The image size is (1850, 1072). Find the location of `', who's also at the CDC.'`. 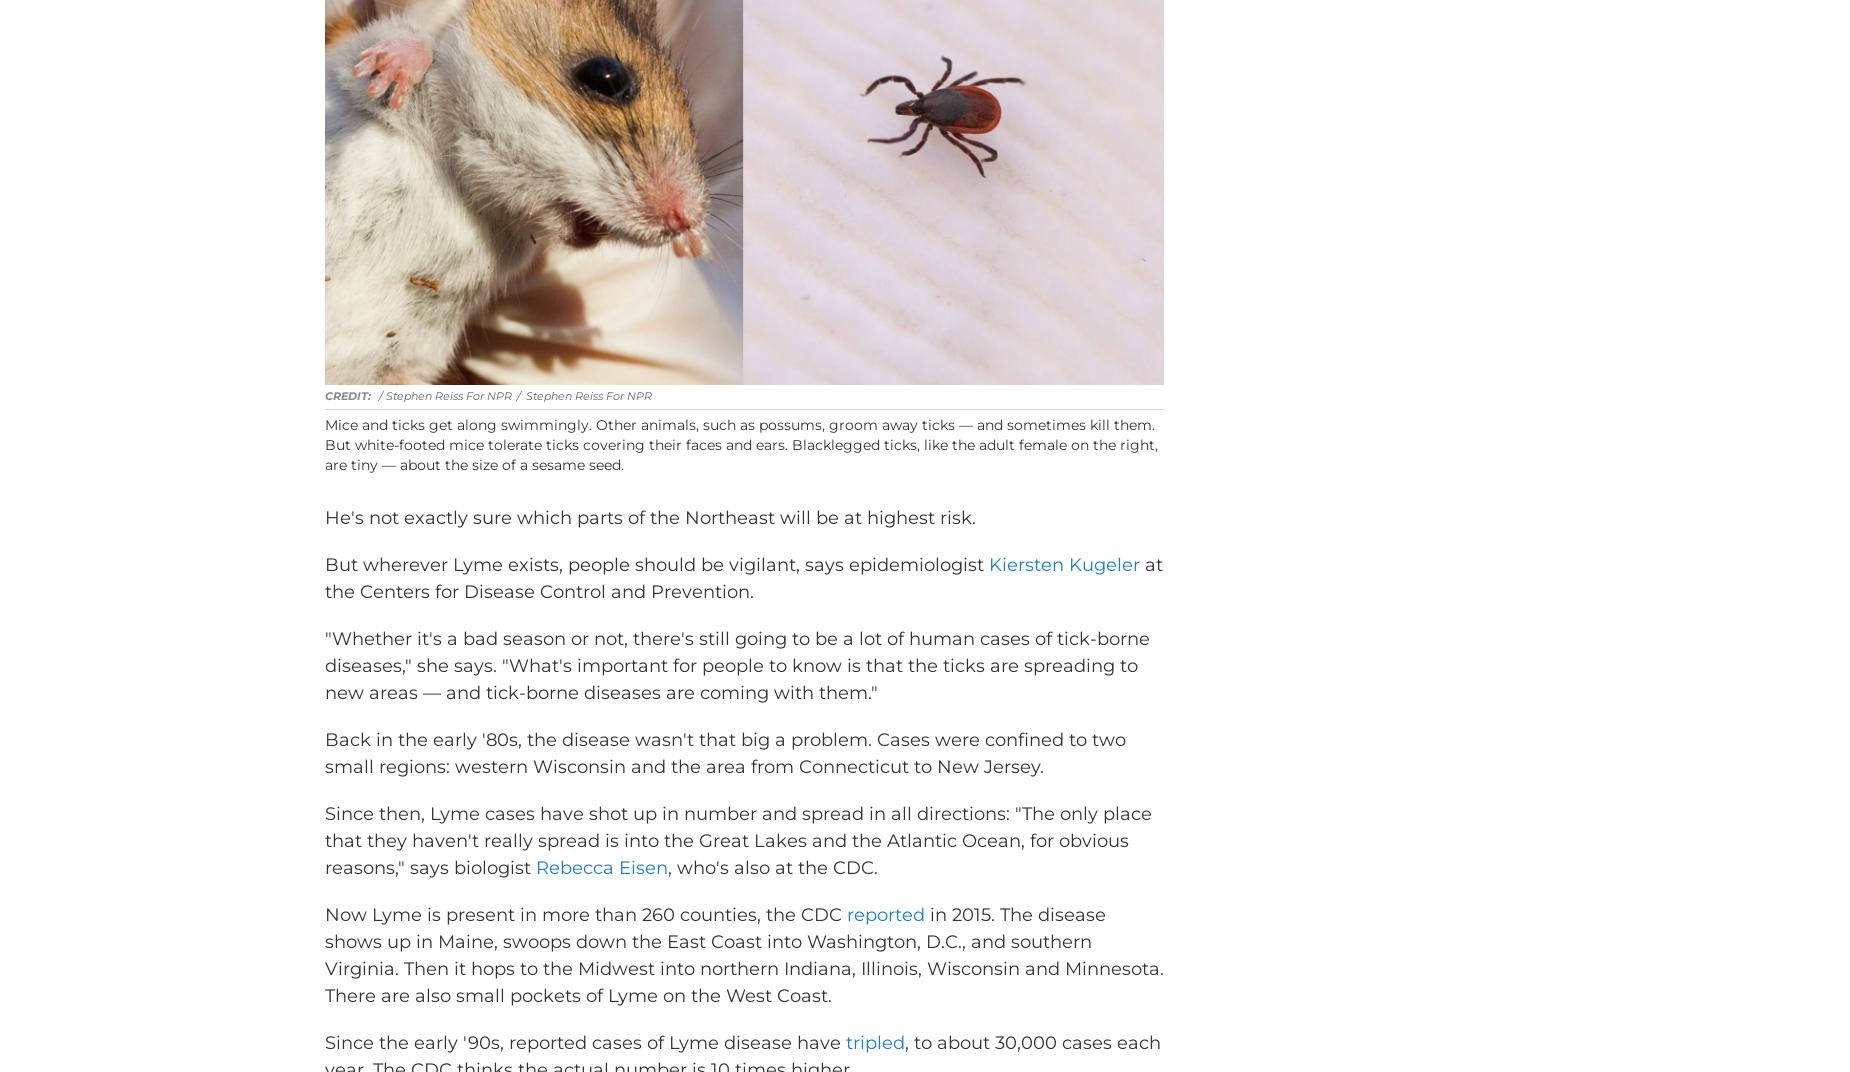

', who's also at the CDC.' is located at coordinates (772, 897).